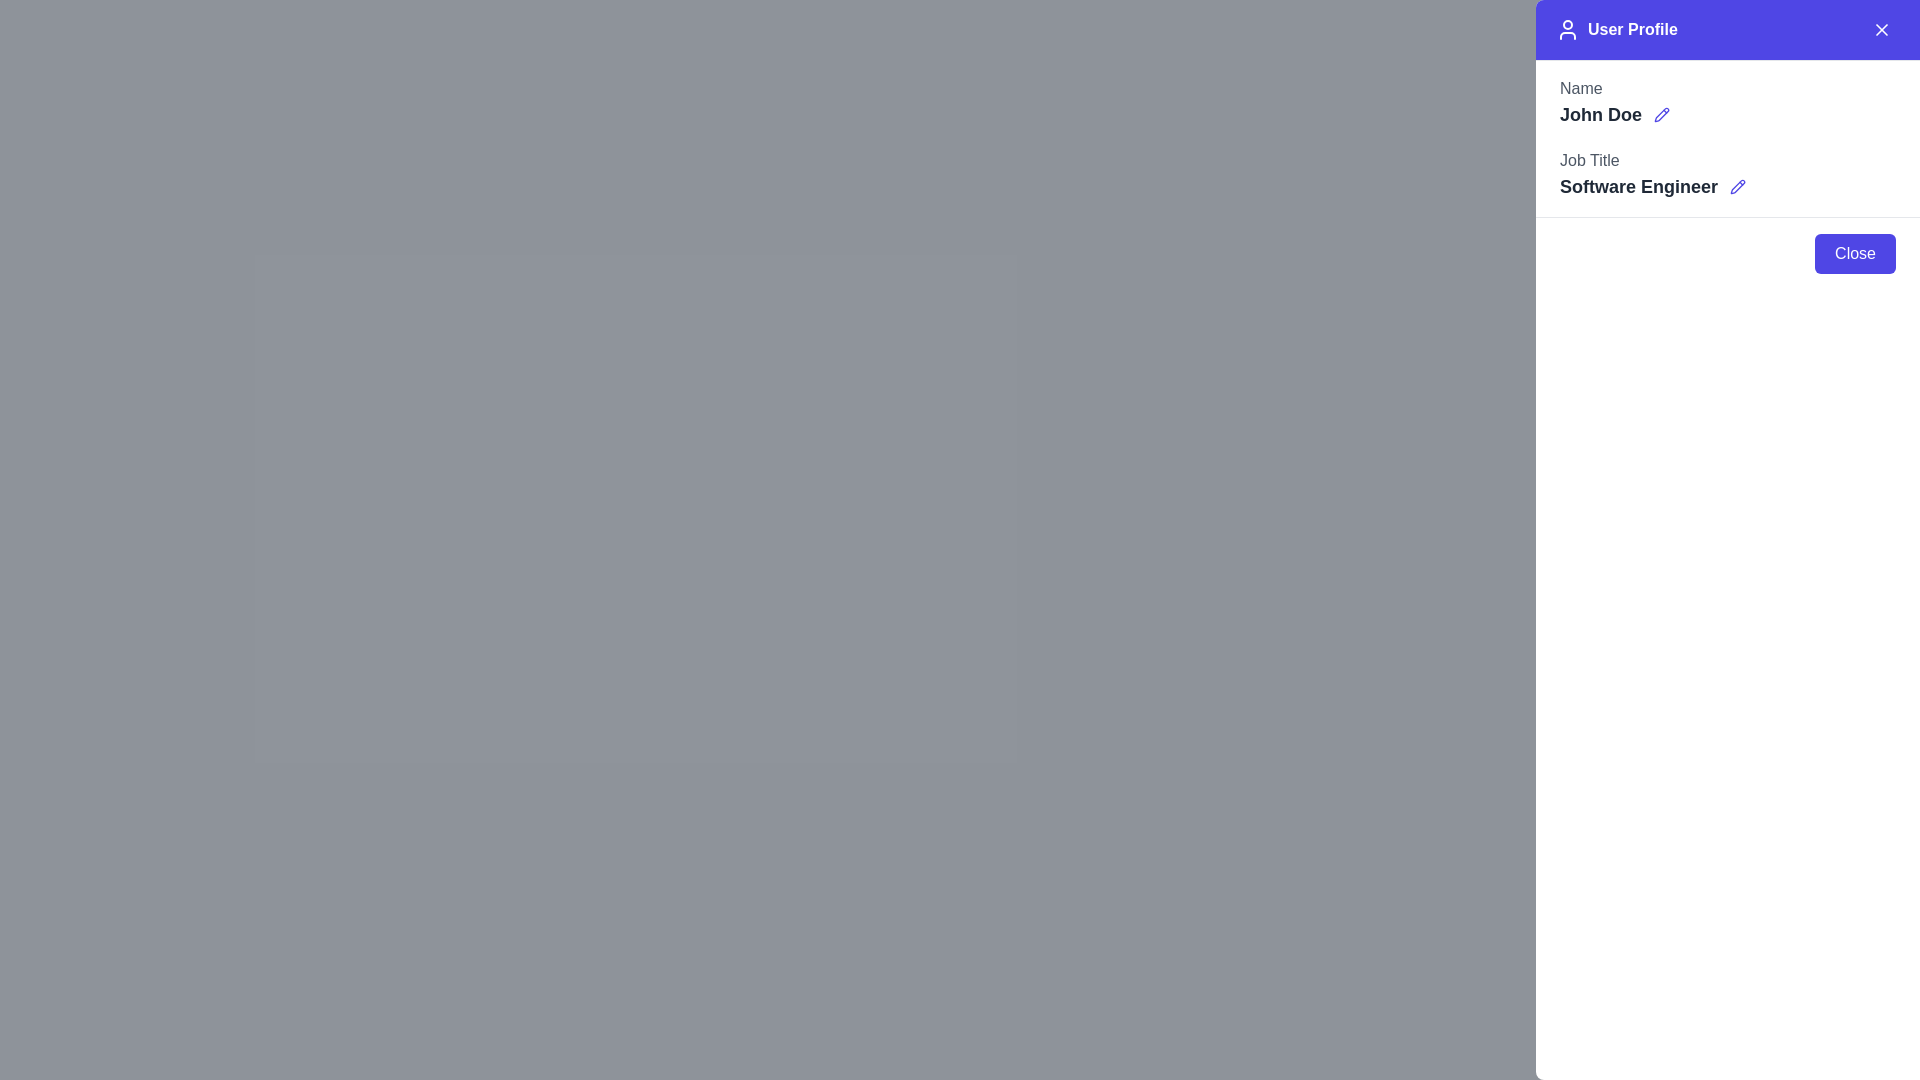  Describe the element at coordinates (1727, 173) in the screenshot. I see `the 'Software Engineer' text in the profile panel` at that location.